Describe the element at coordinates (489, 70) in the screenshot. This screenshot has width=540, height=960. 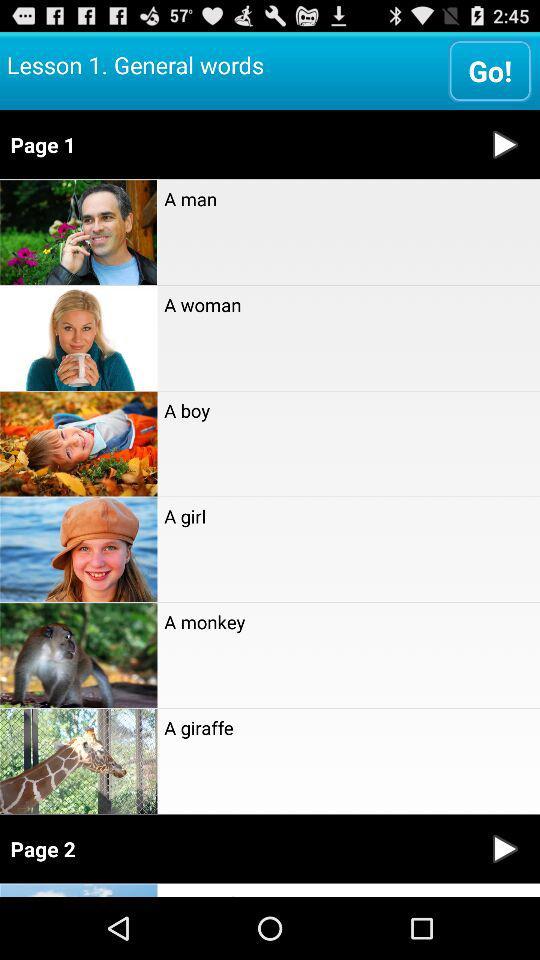
I see `go! button` at that location.